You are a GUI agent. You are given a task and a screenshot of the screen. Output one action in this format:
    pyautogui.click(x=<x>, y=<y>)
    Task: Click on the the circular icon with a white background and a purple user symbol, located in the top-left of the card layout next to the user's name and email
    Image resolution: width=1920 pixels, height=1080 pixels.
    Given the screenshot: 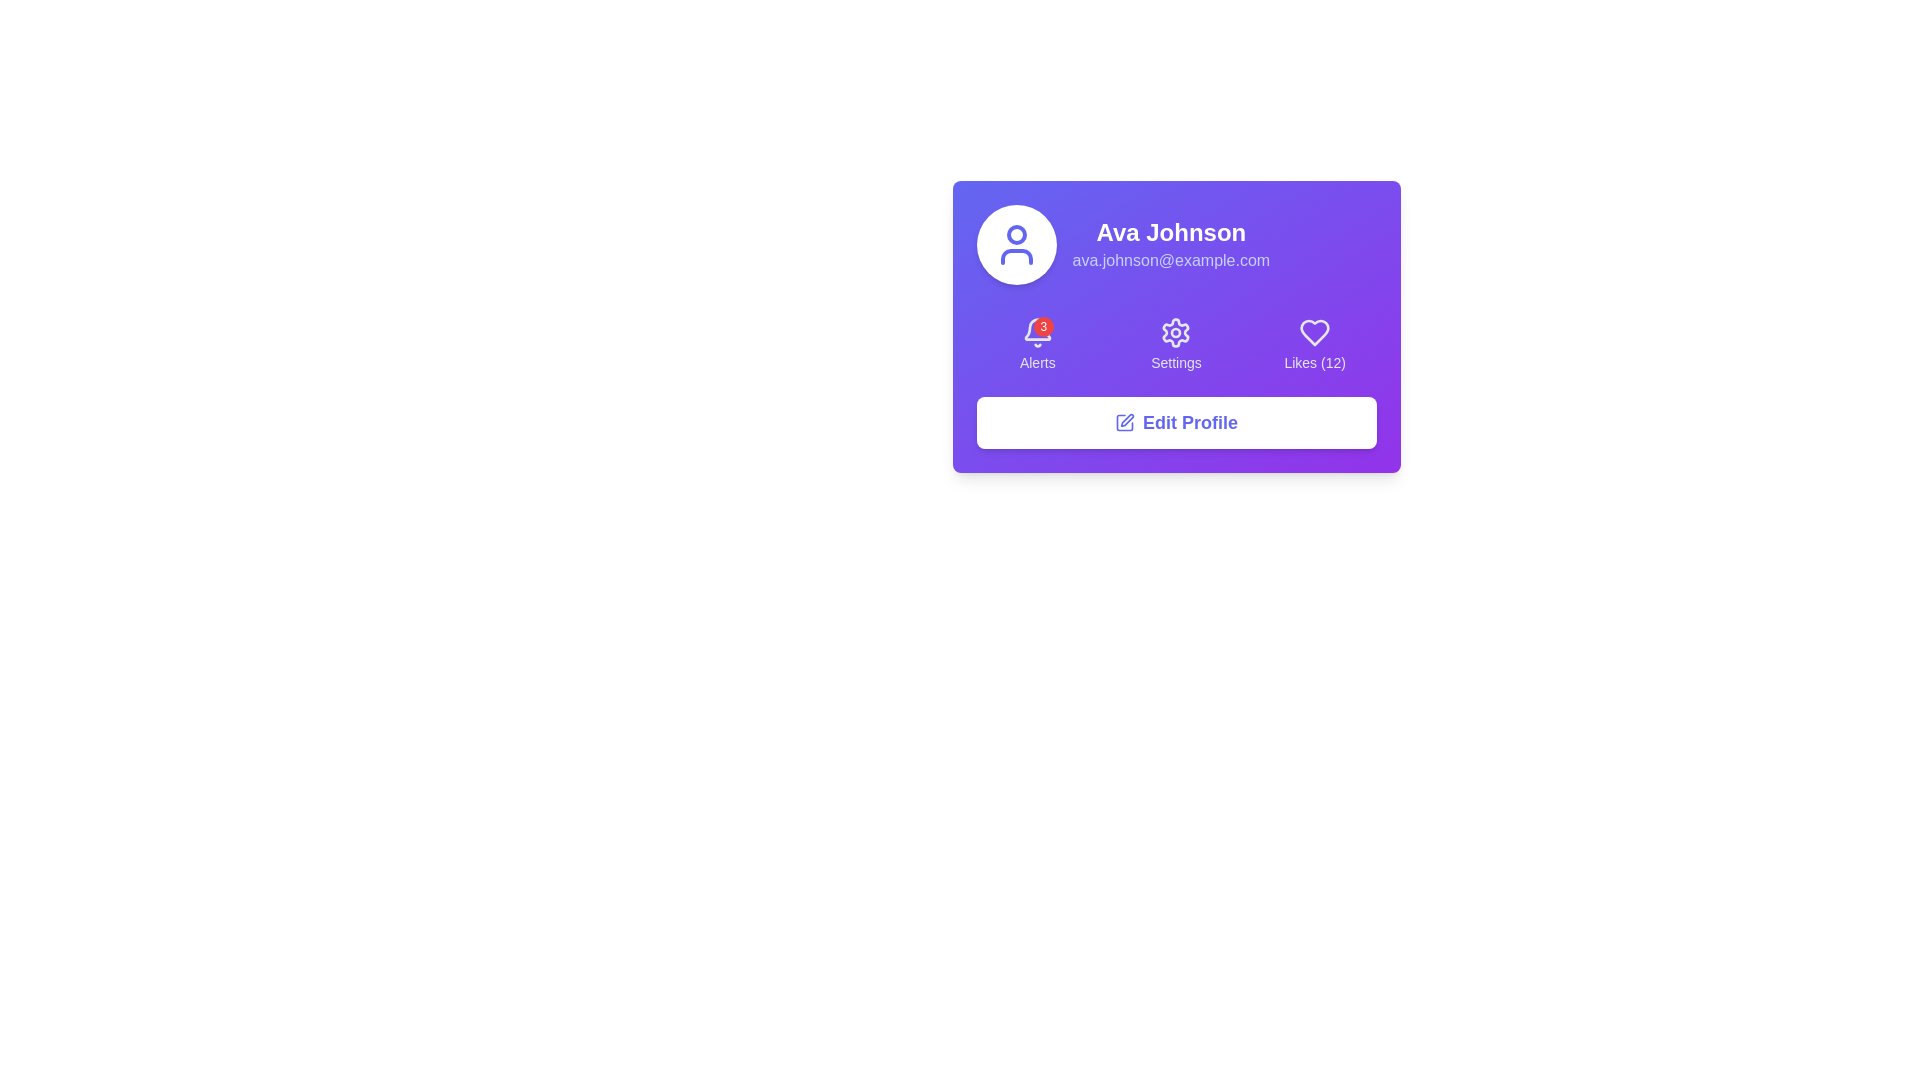 What is the action you would take?
    pyautogui.click(x=1016, y=244)
    